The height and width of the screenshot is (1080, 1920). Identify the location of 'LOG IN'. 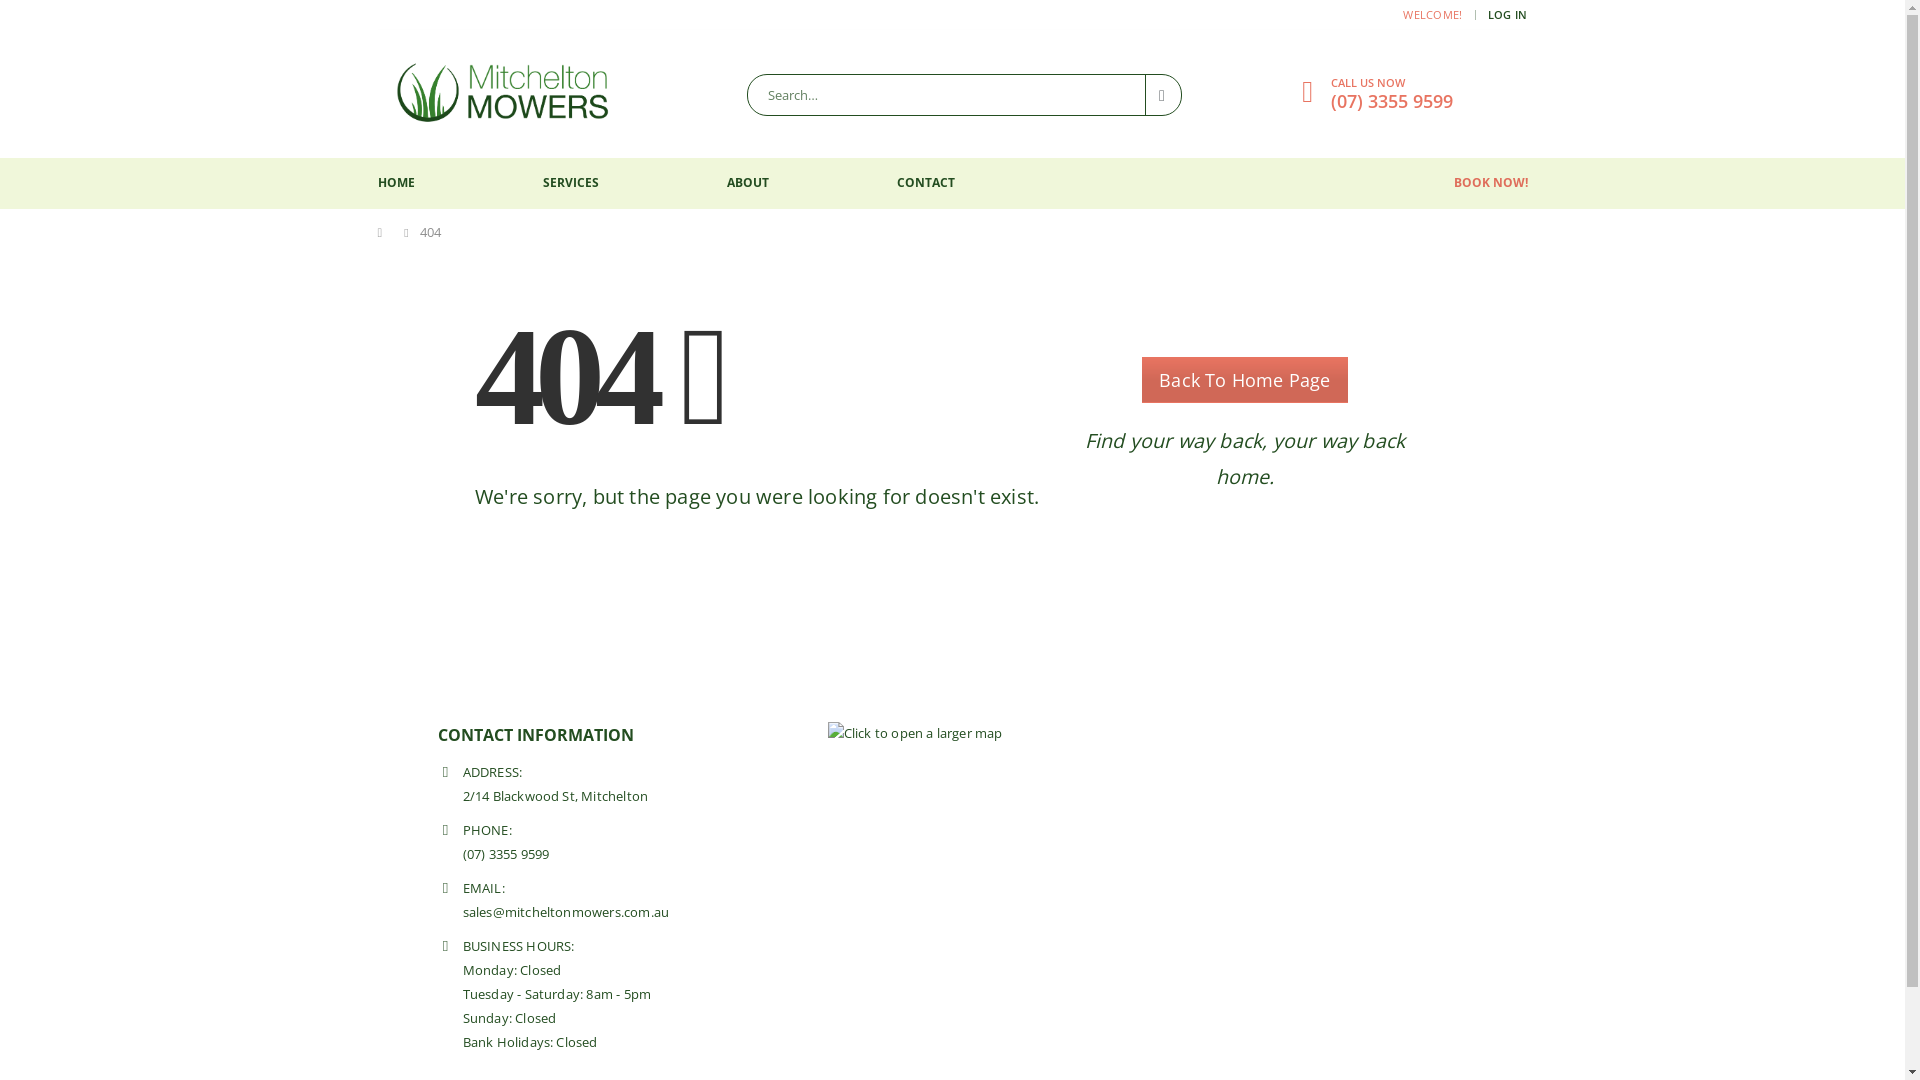
(1507, 15).